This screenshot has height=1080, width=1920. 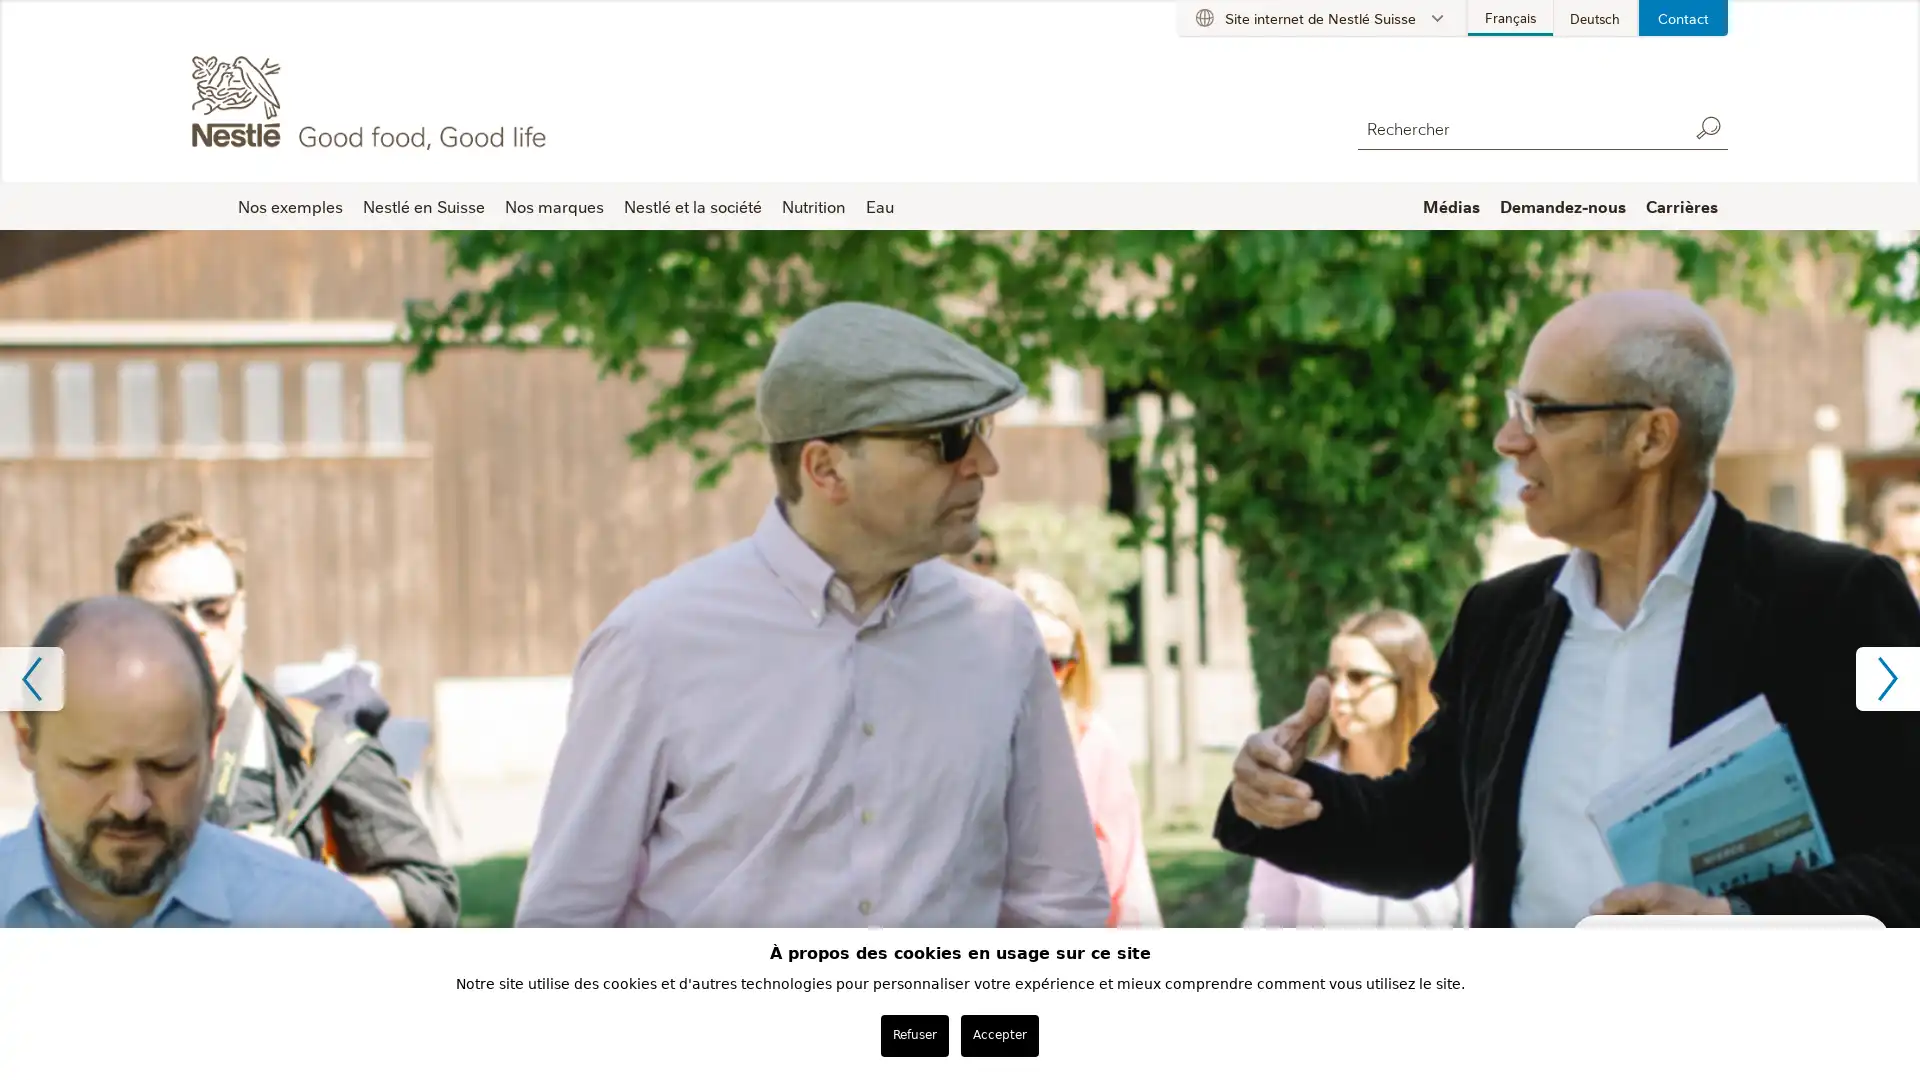 I want to click on Rechercher, so click(x=1707, y=127).